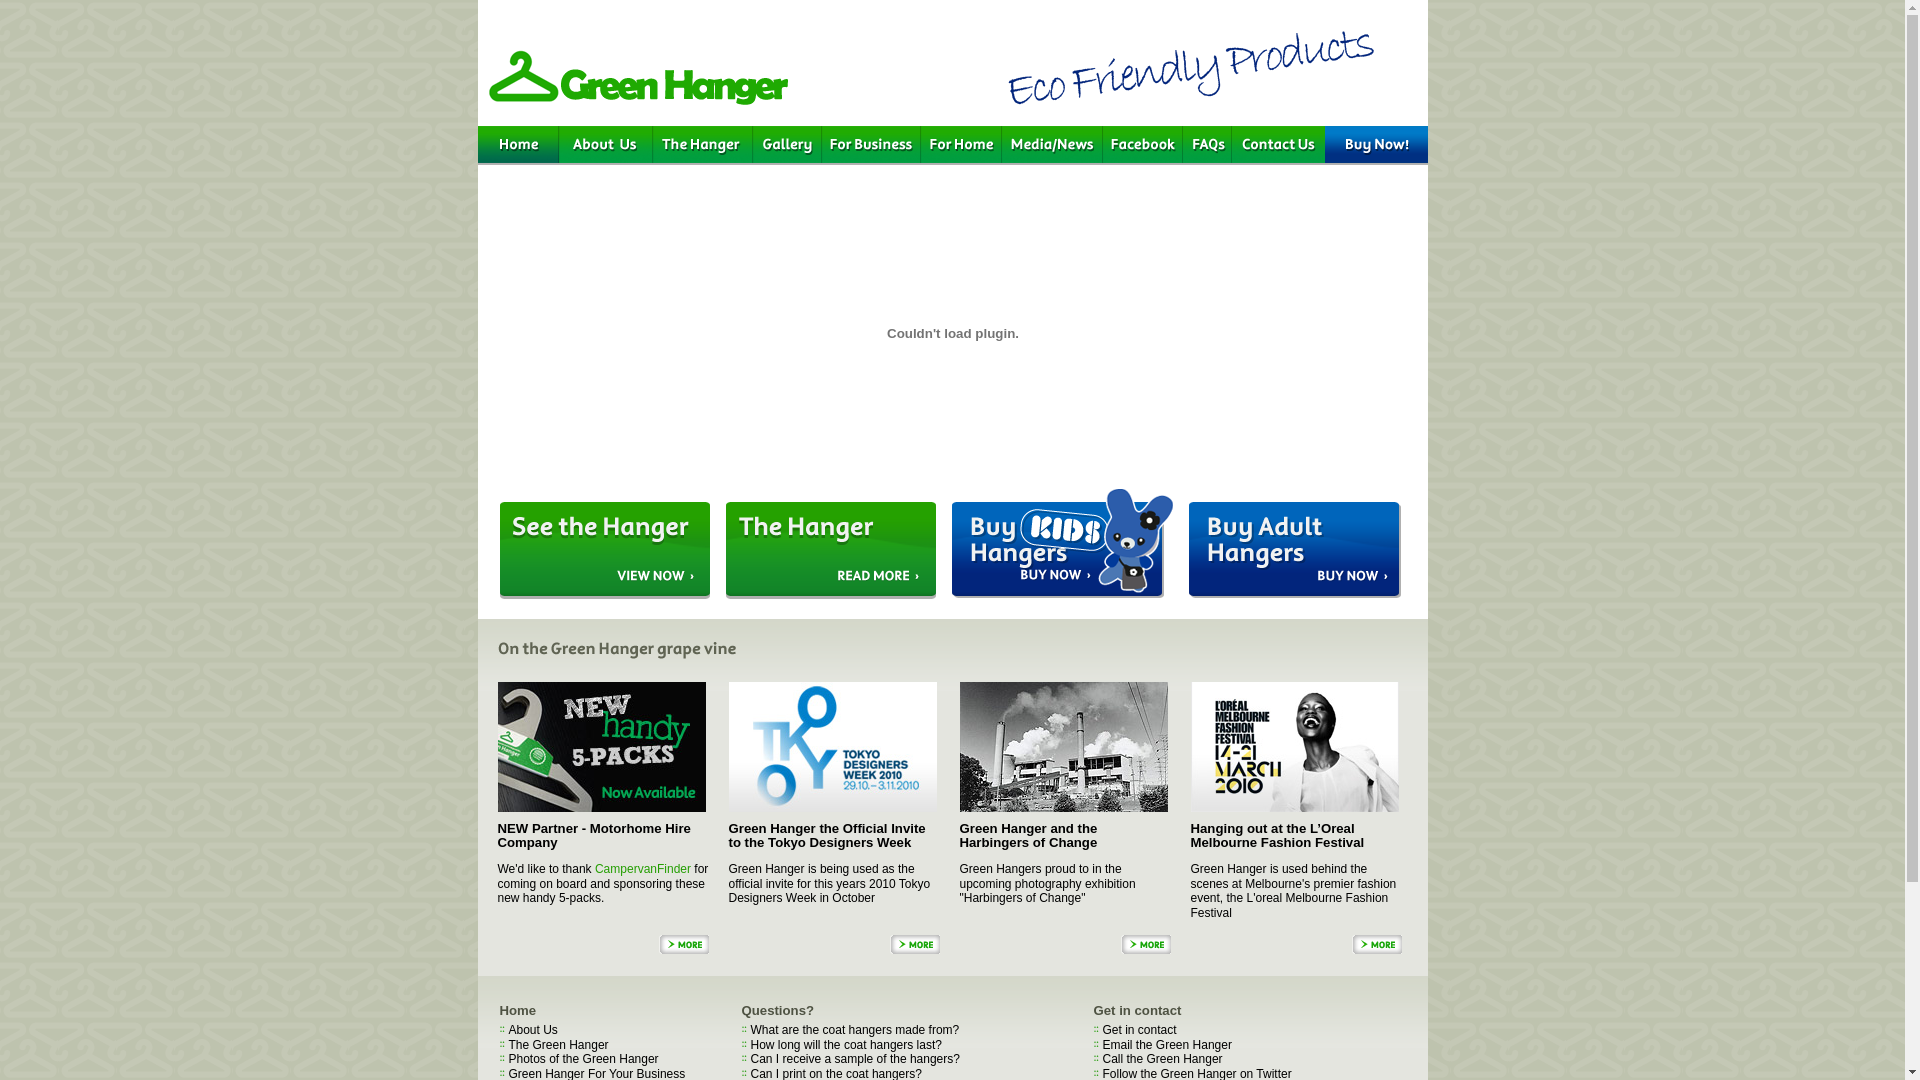 This screenshot has height=1080, width=1920. What do you see at coordinates (1205, 144) in the screenshot?
I see `'FAQs'` at bounding box center [1205, 144].